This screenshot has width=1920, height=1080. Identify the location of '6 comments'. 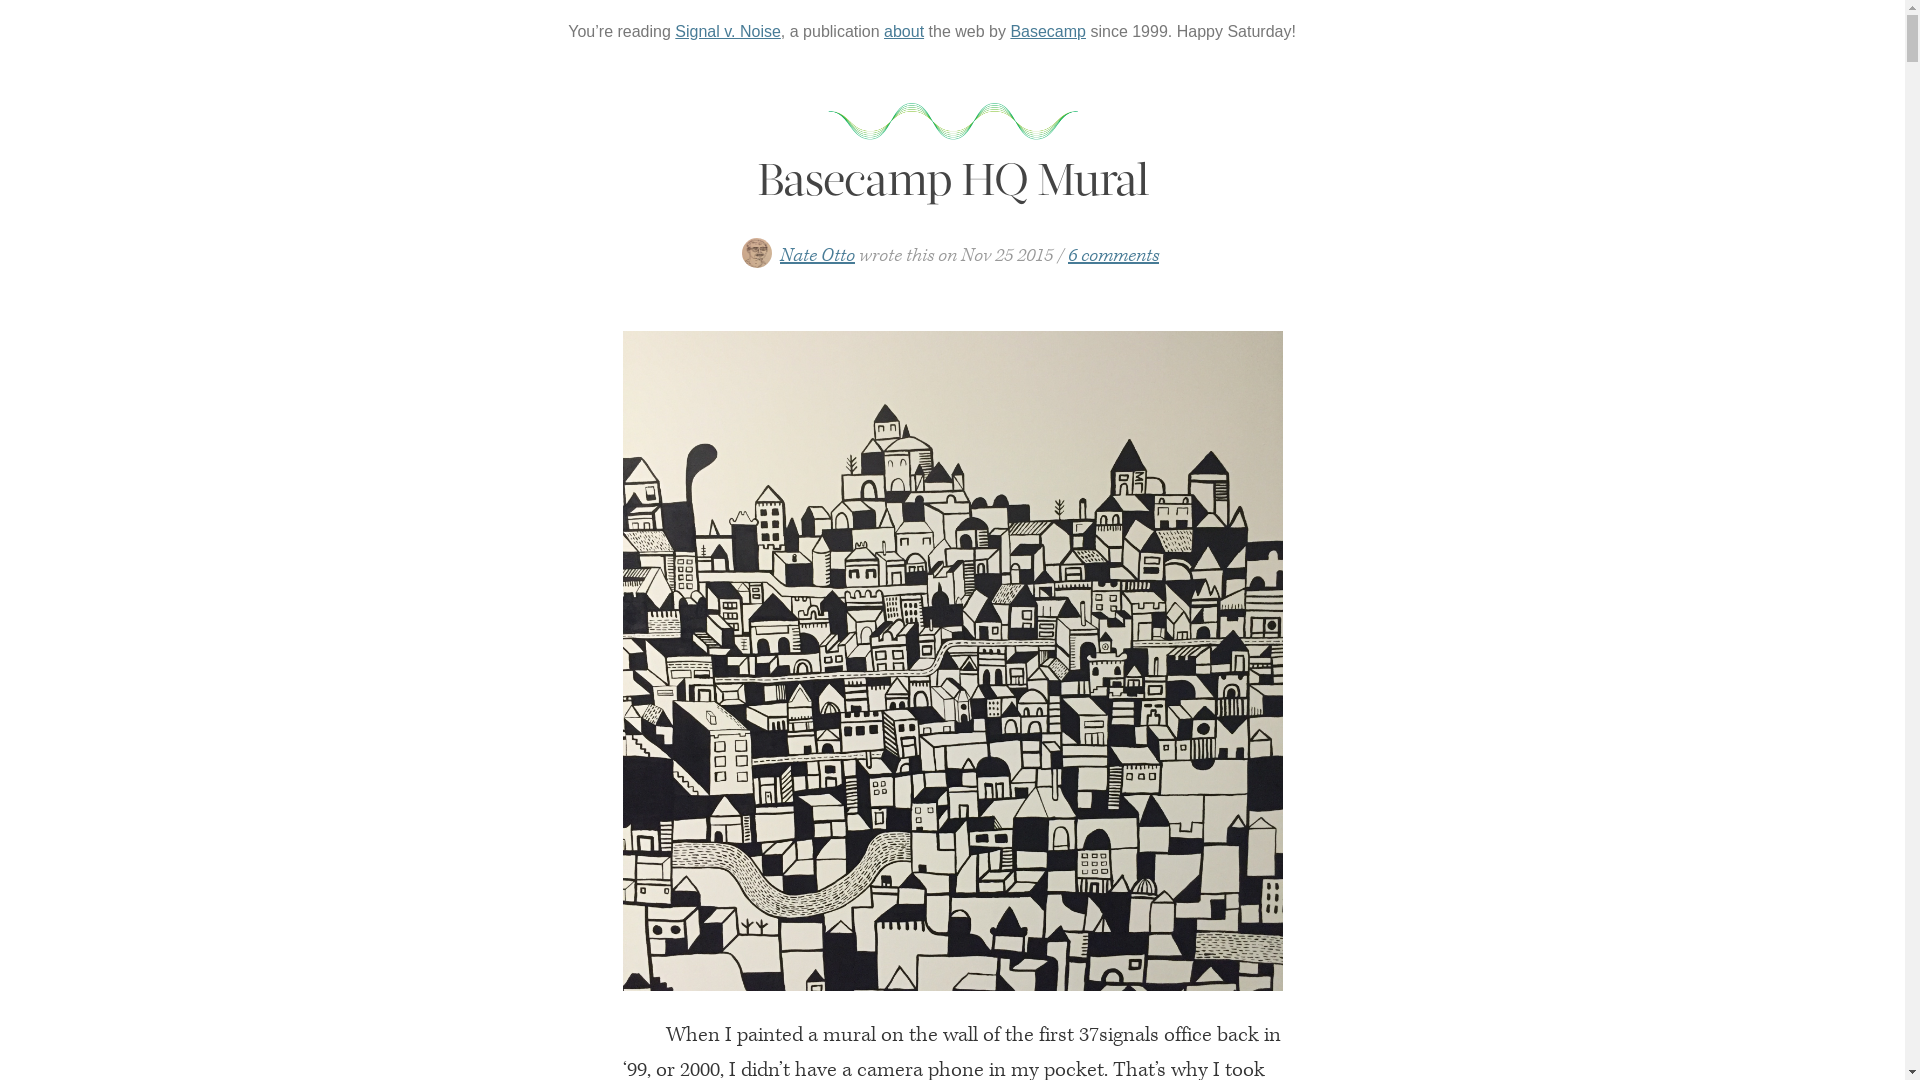
(1112, 254).